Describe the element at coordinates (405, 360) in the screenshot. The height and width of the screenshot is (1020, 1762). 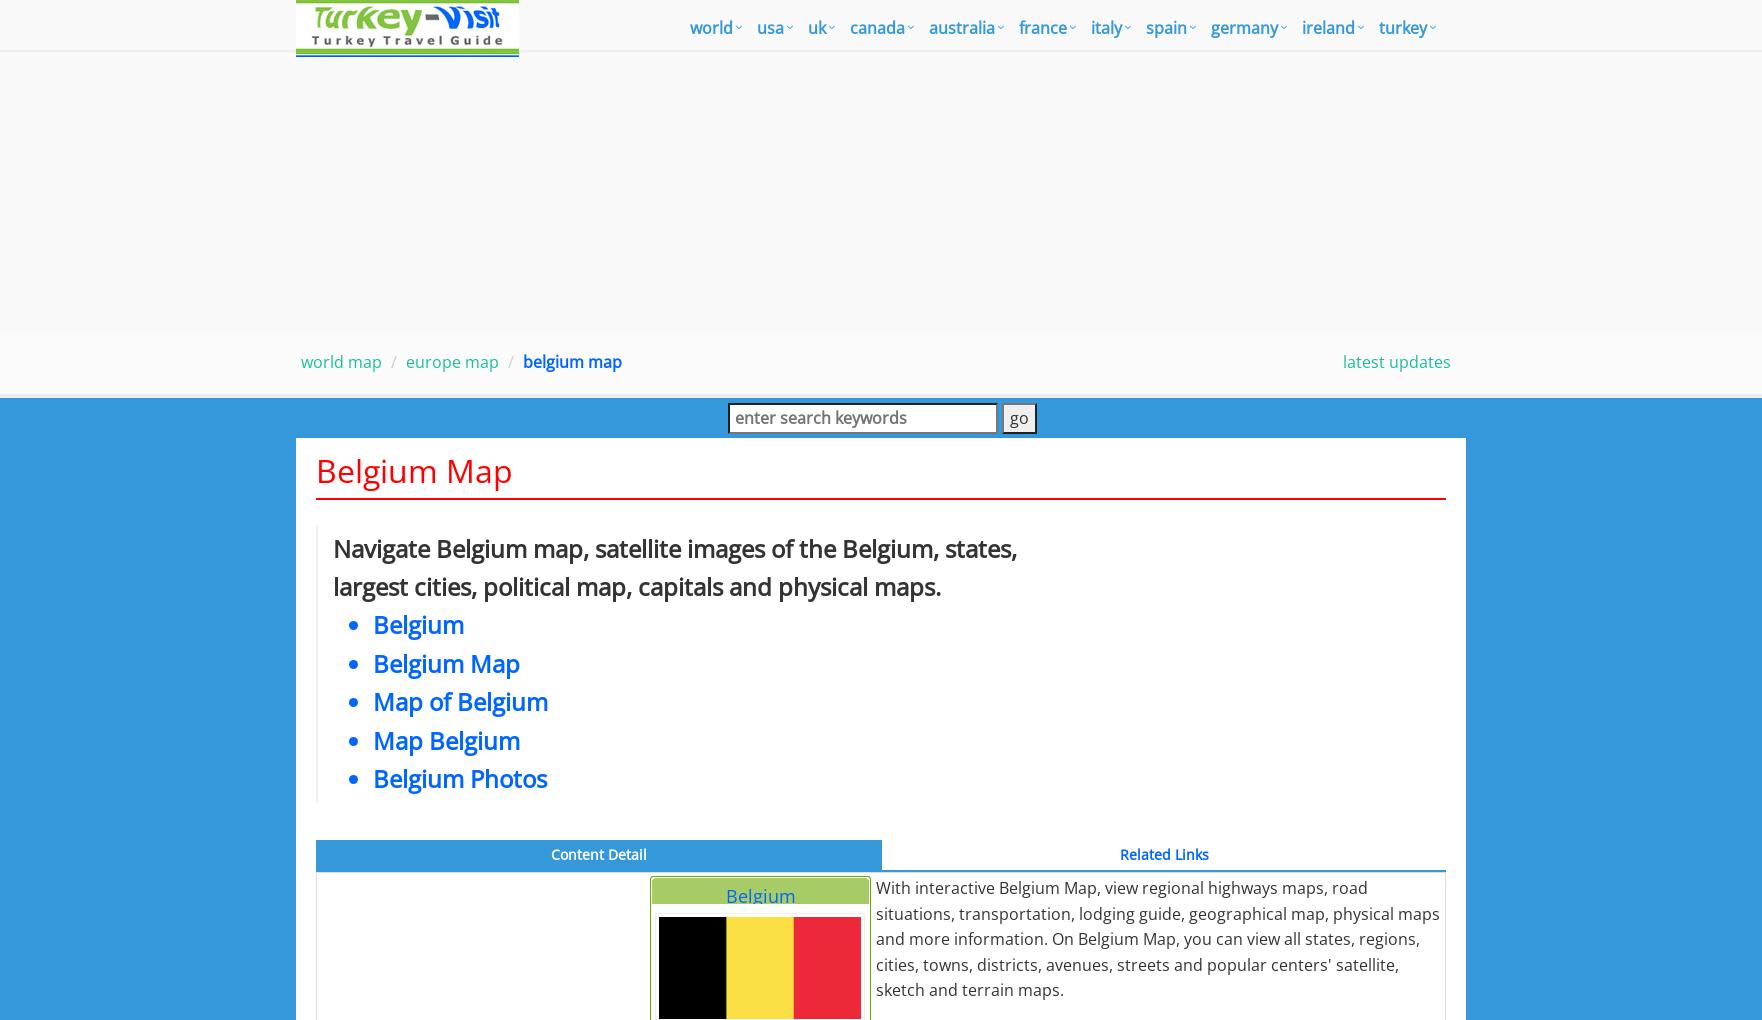
I see `'europe map'` at that location.